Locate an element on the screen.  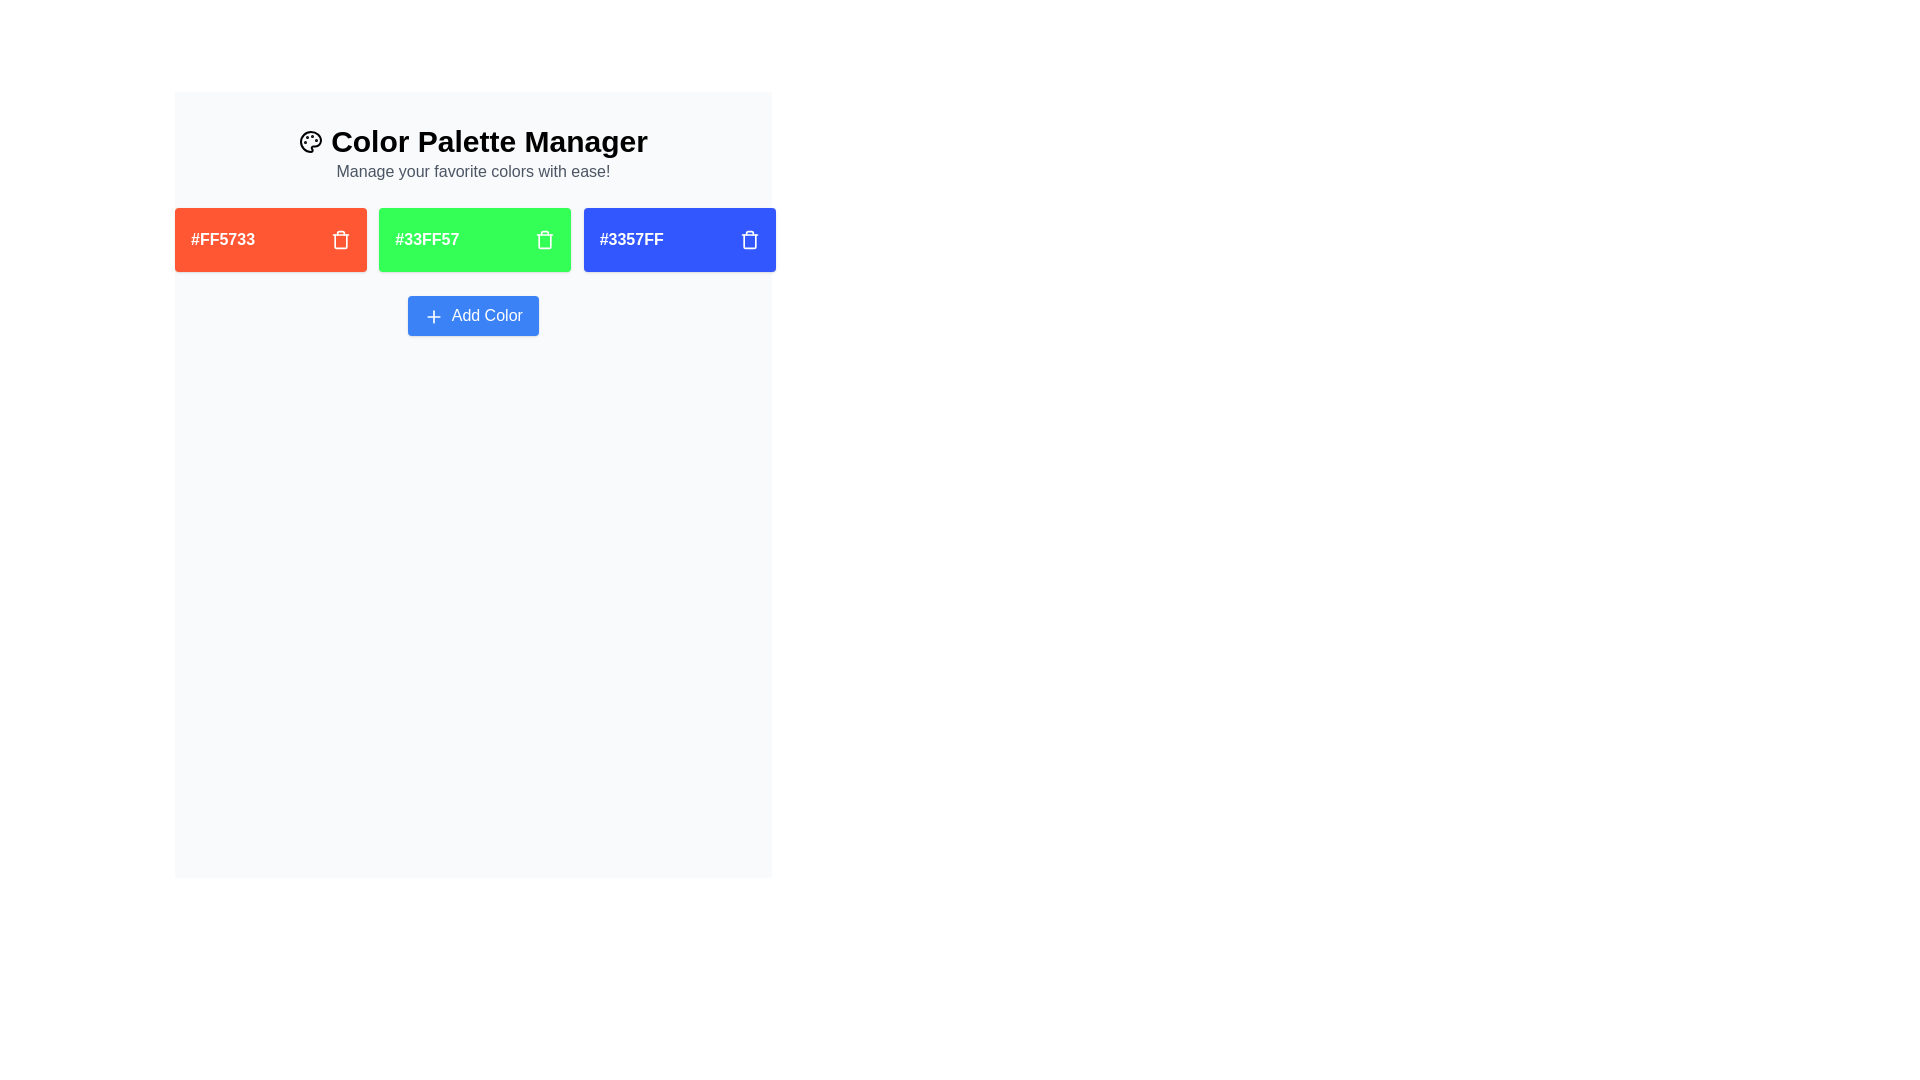
the trash can icon within the green box labeled '#33FF57' is located at coordinates (545, 238).